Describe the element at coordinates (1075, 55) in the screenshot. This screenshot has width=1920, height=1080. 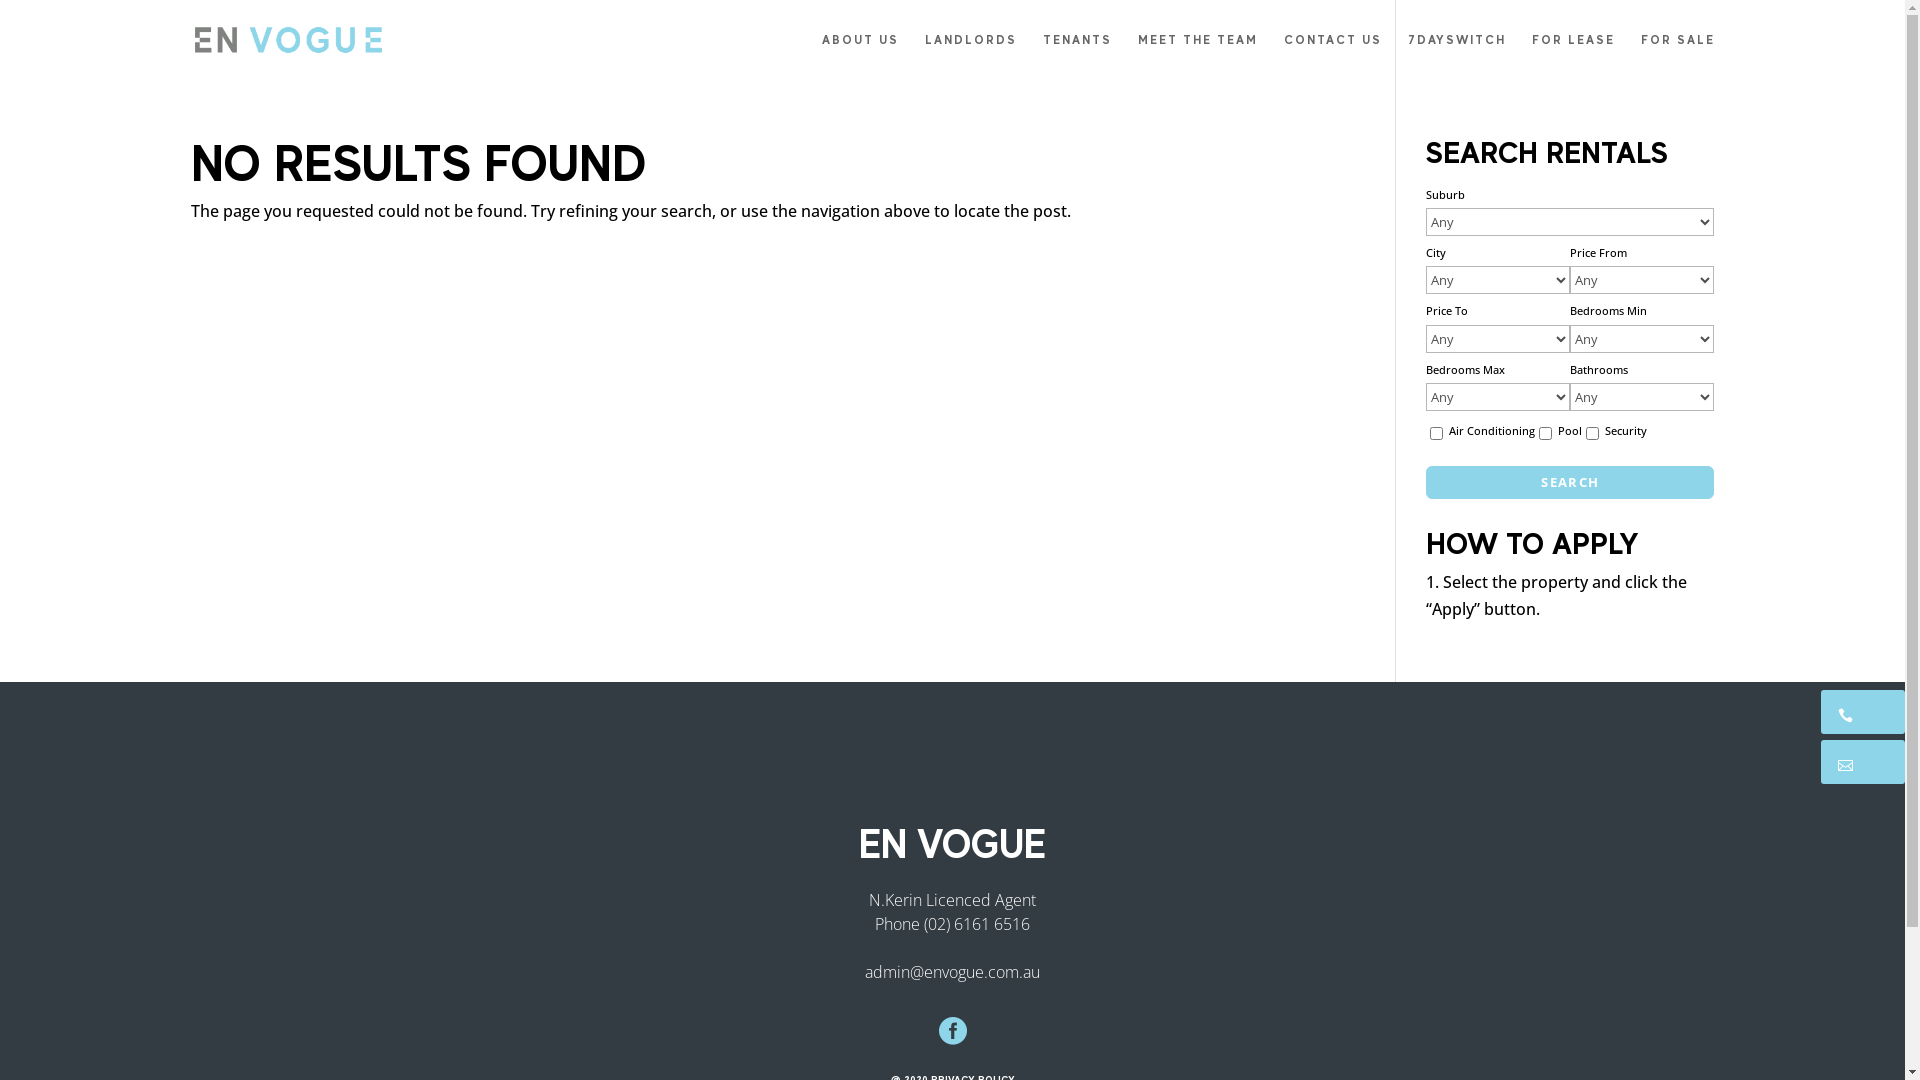
I see `'TENANTS'` at that location.